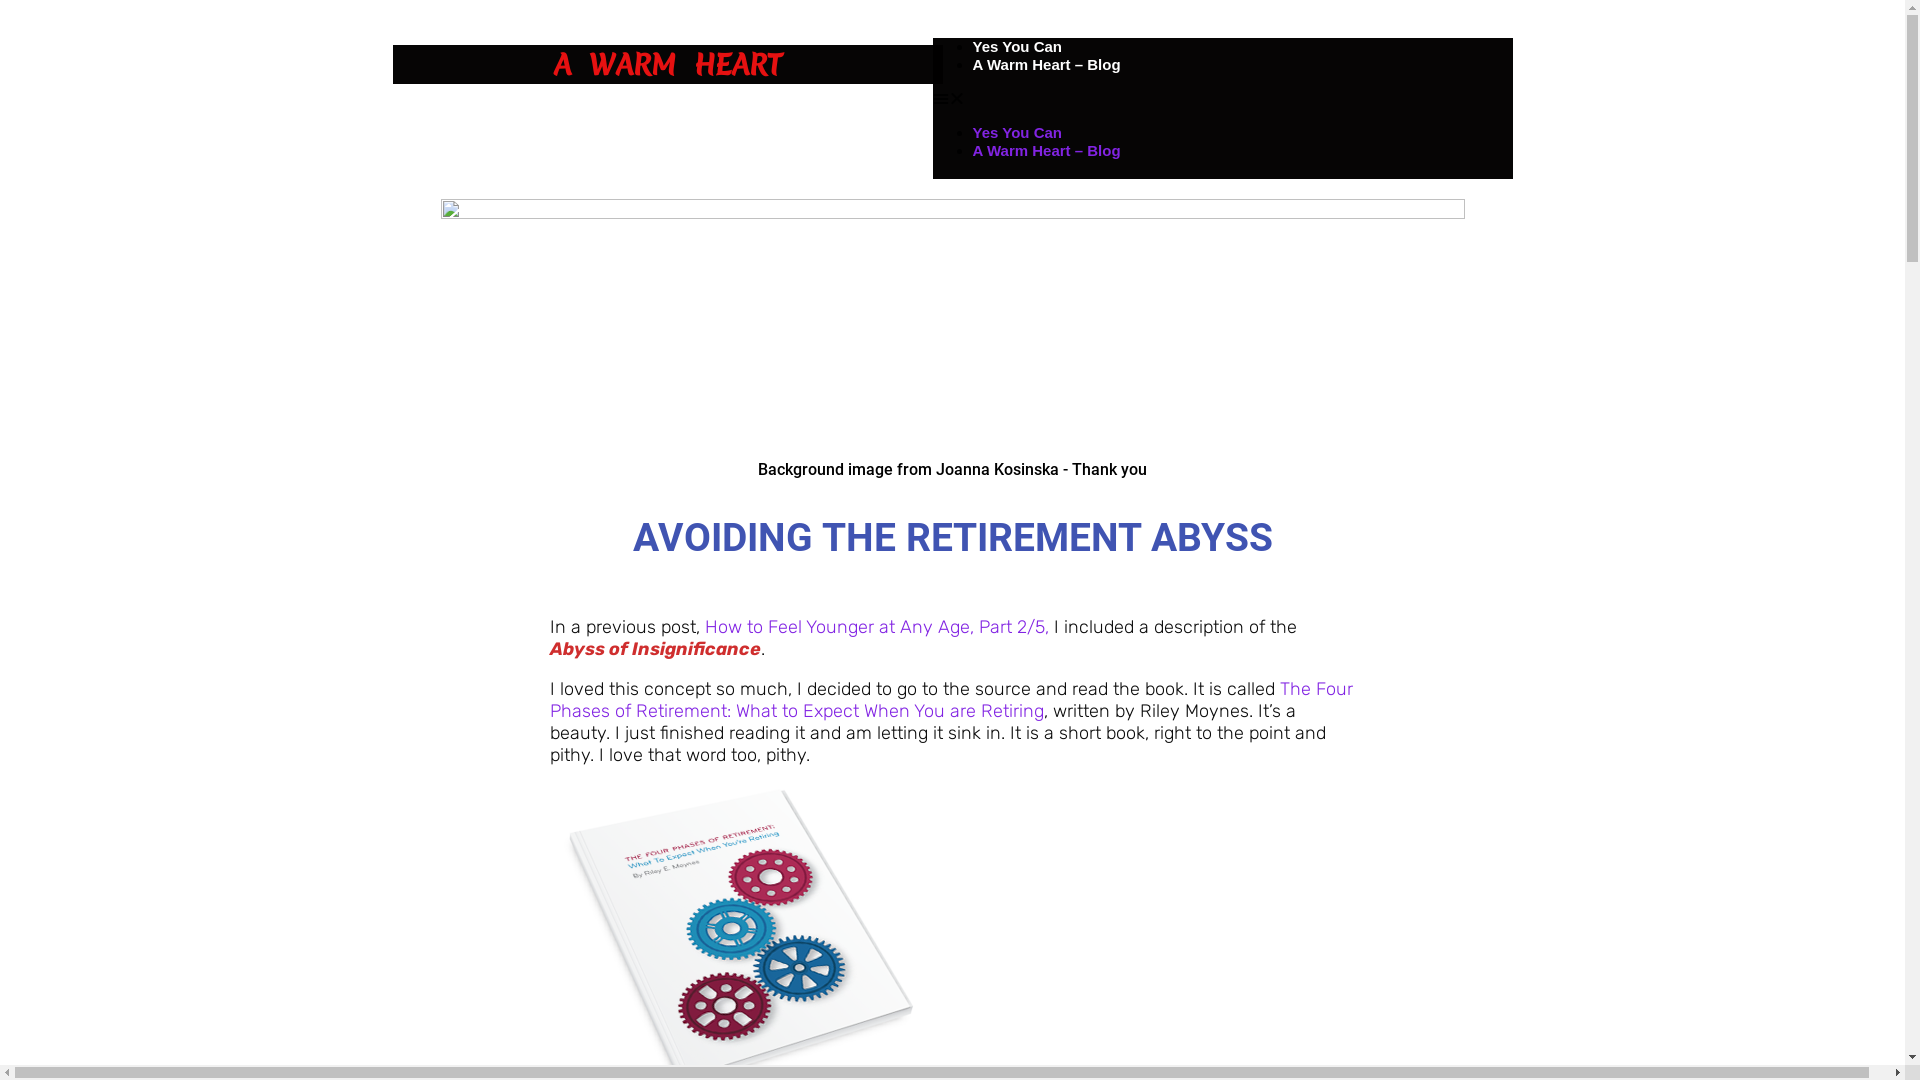  Describe the element at coordinates (875, 626) in the screenshot. I see `'How to Feel Younger at Any Age, Part 2/5,'` at that location.